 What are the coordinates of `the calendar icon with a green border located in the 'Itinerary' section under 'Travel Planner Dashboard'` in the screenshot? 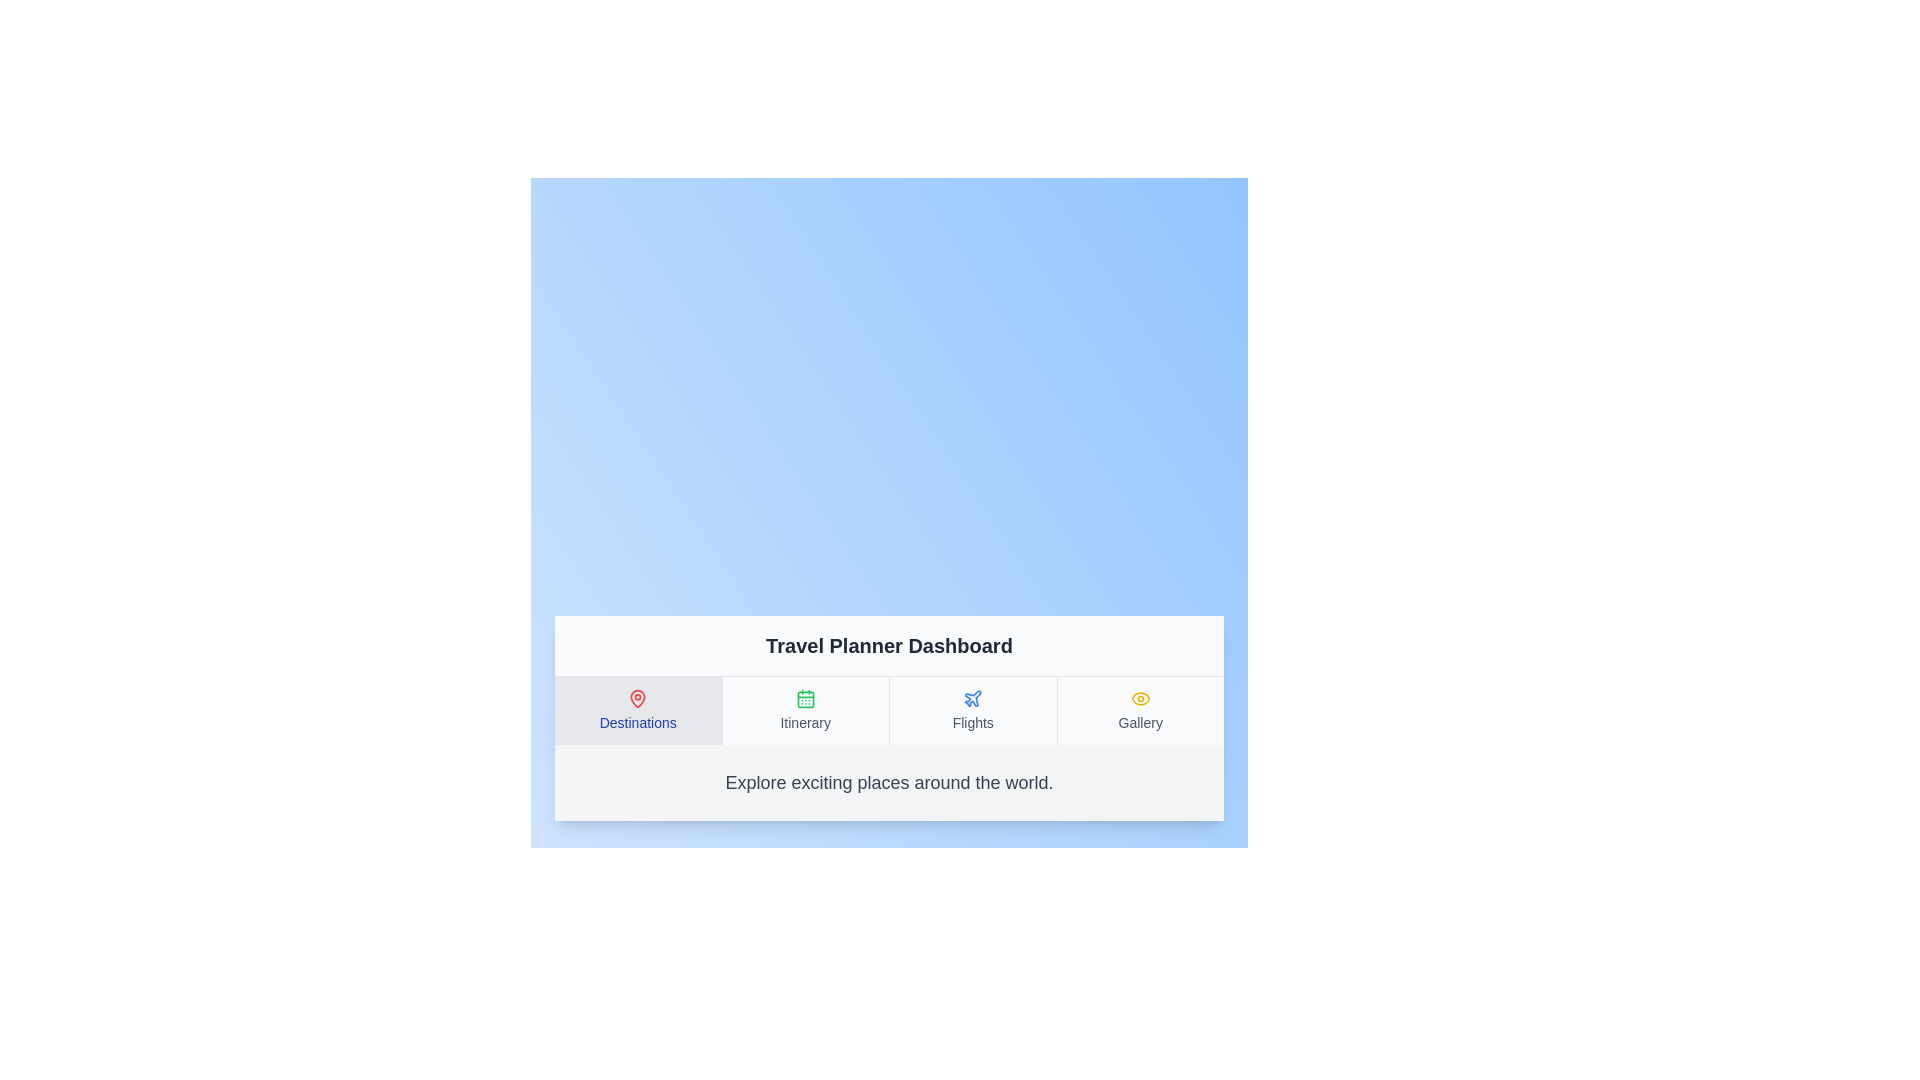 It's located at (805, 698).